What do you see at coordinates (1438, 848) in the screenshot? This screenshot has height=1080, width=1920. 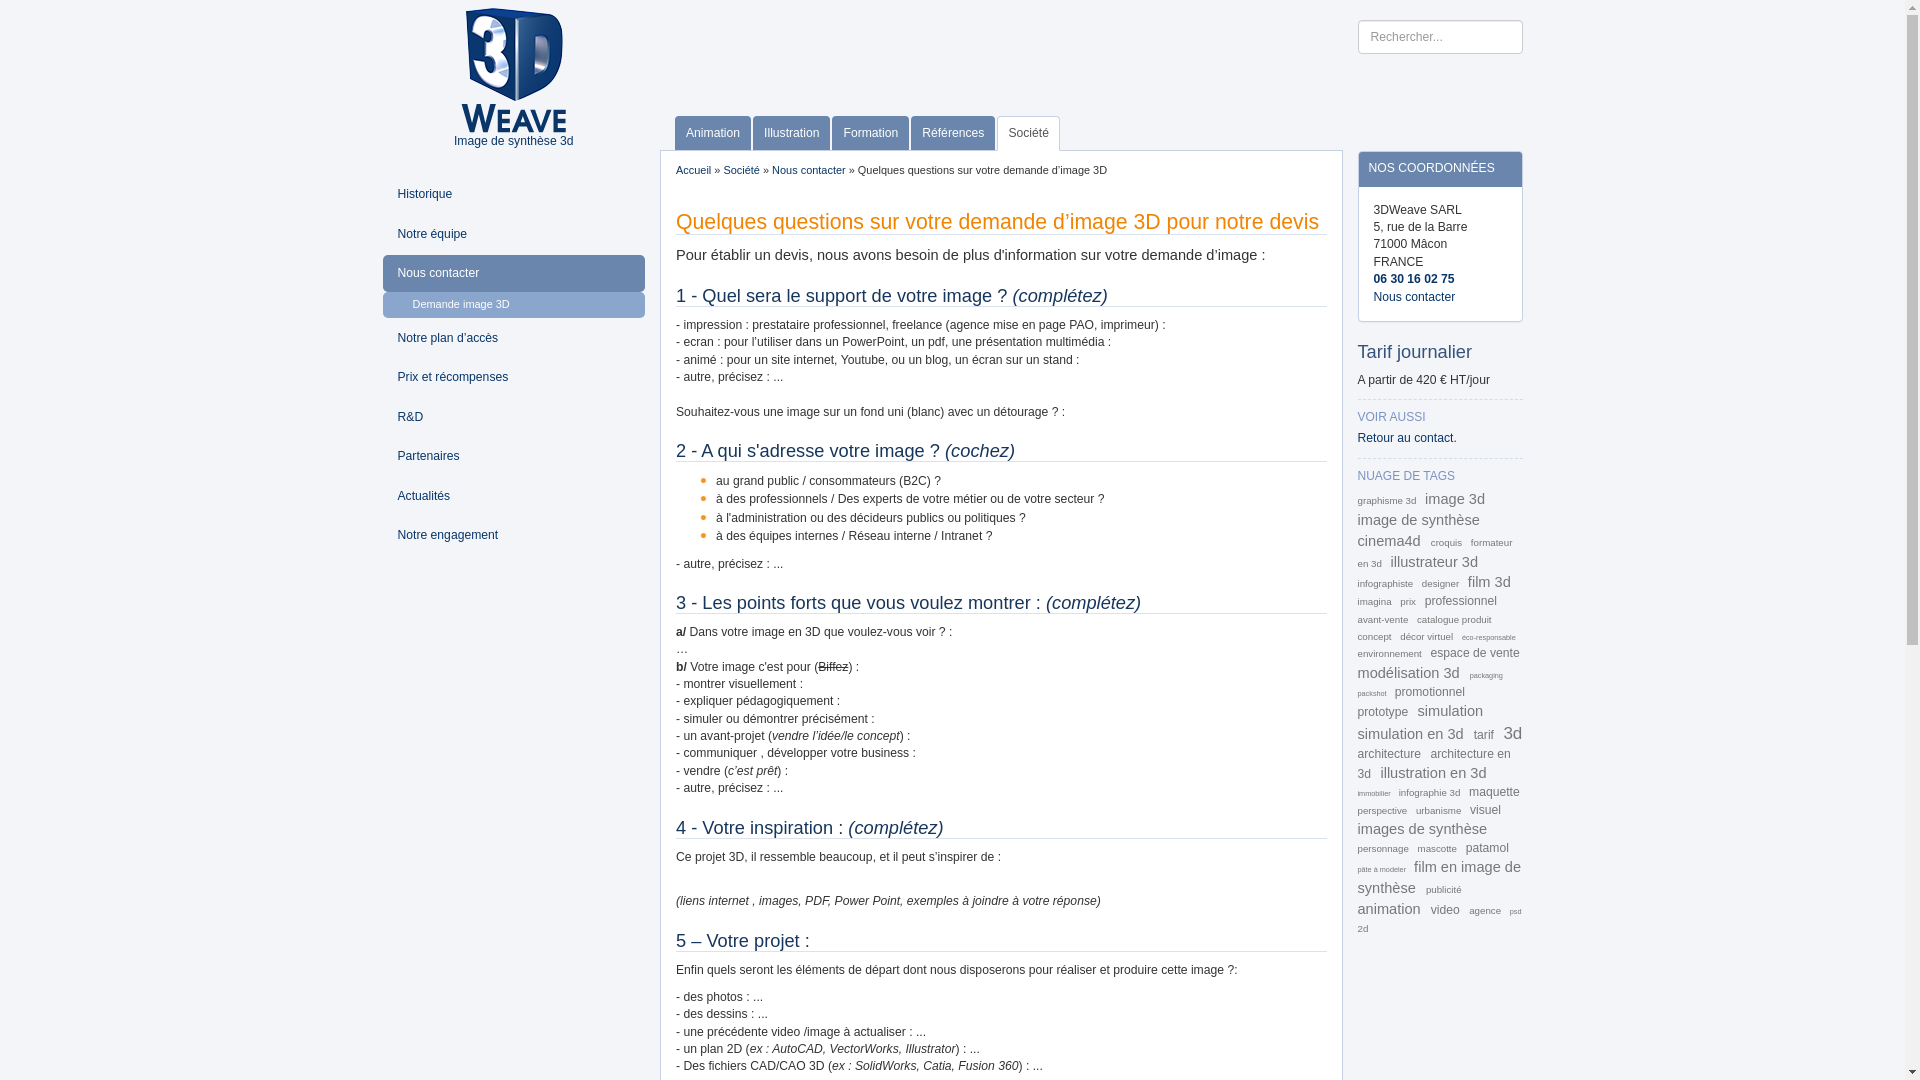 I see `'mascotte'` at bounding box center [1438, 848].